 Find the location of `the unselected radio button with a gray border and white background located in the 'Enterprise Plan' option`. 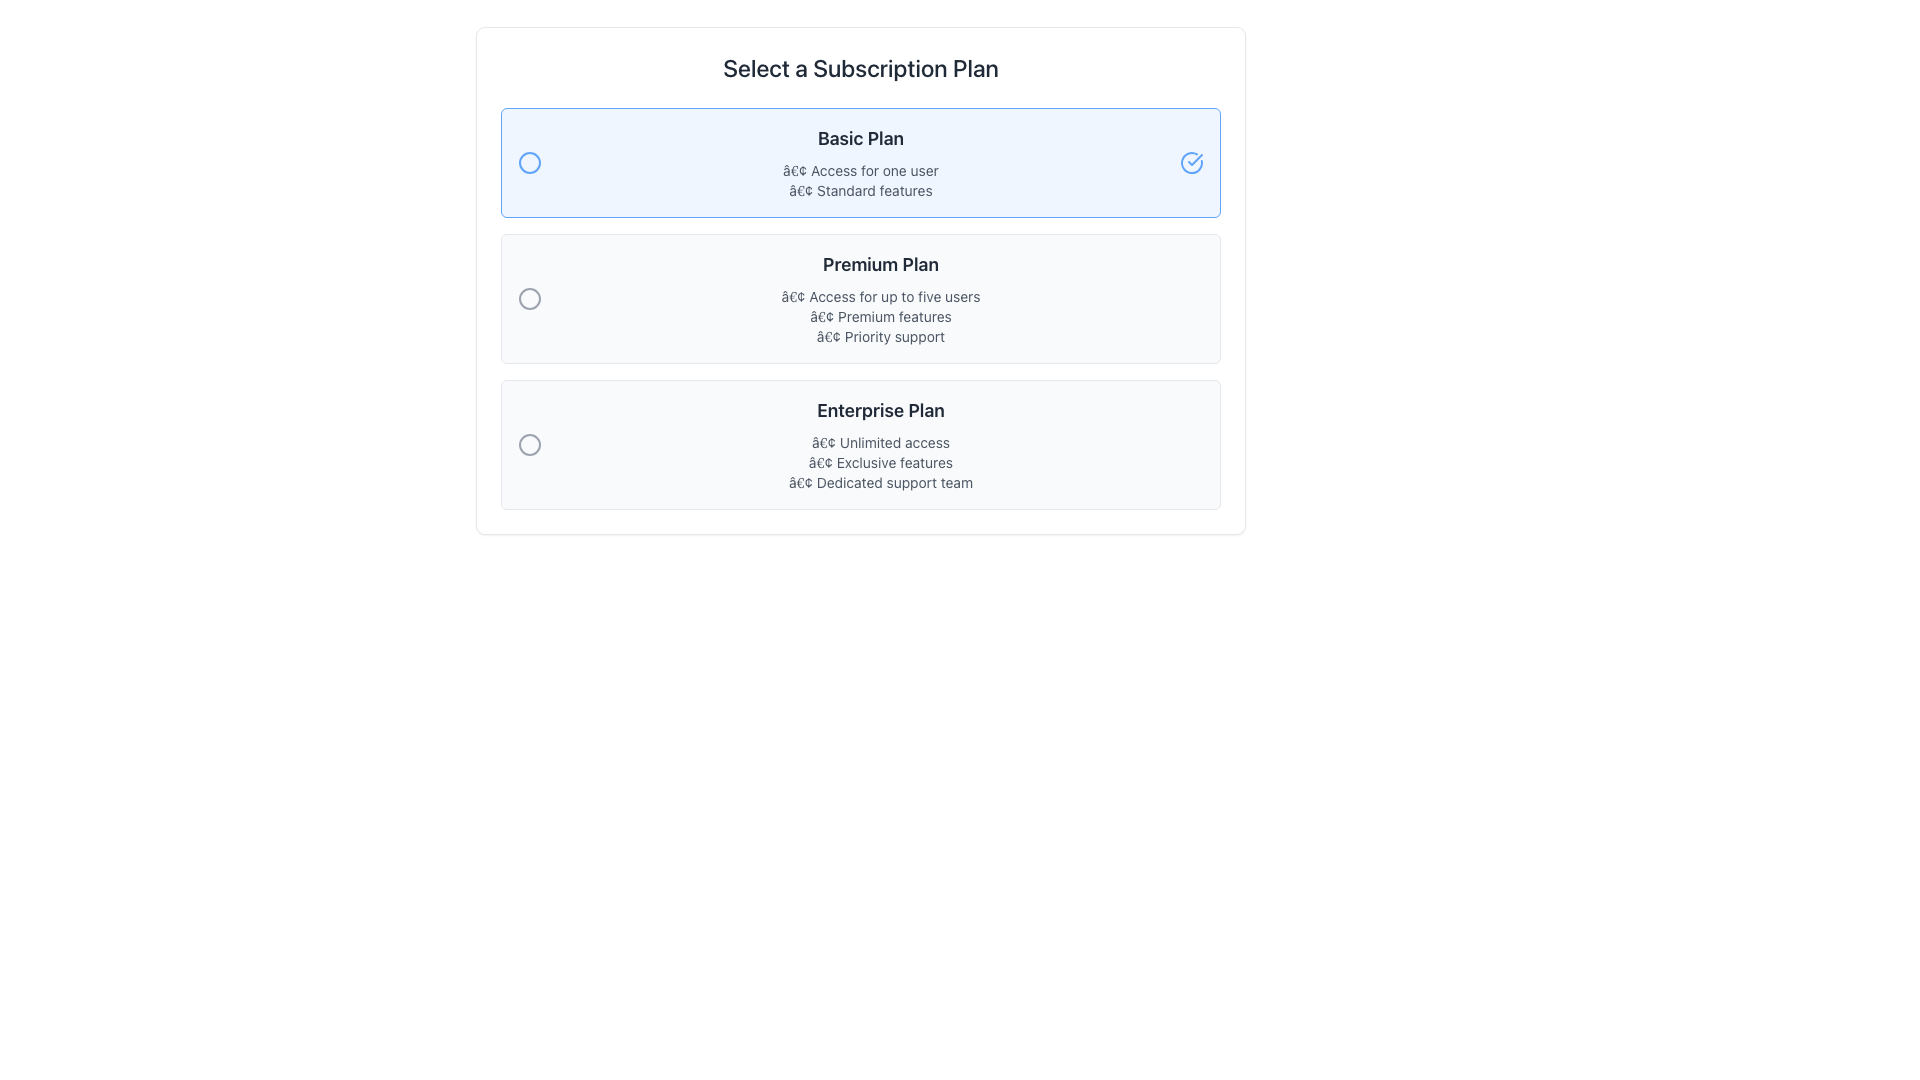

the unselected radio button with a gray border and white background located in the 'Enterprise Plan' option is located at coordinates (529, 443).